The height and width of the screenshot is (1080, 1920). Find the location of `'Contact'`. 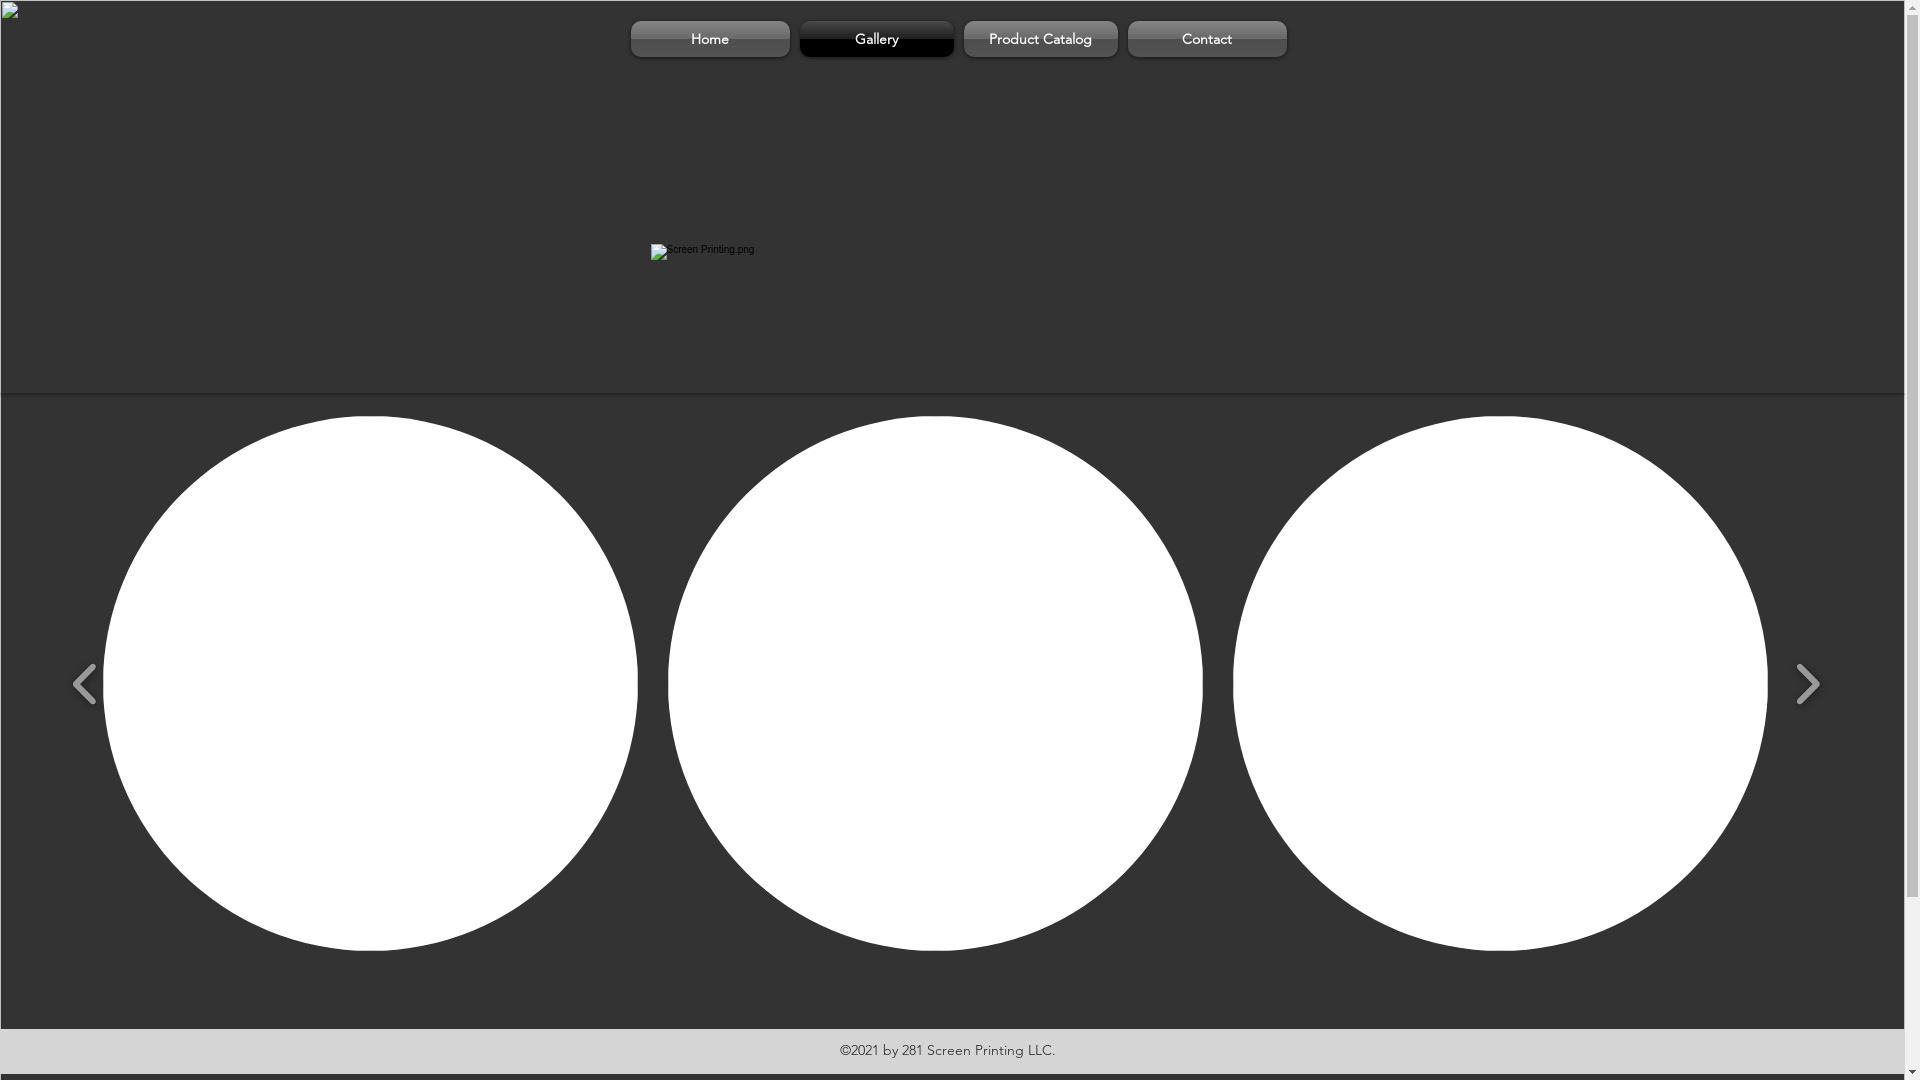

'Contact' is located at coordinates (1122, 38).